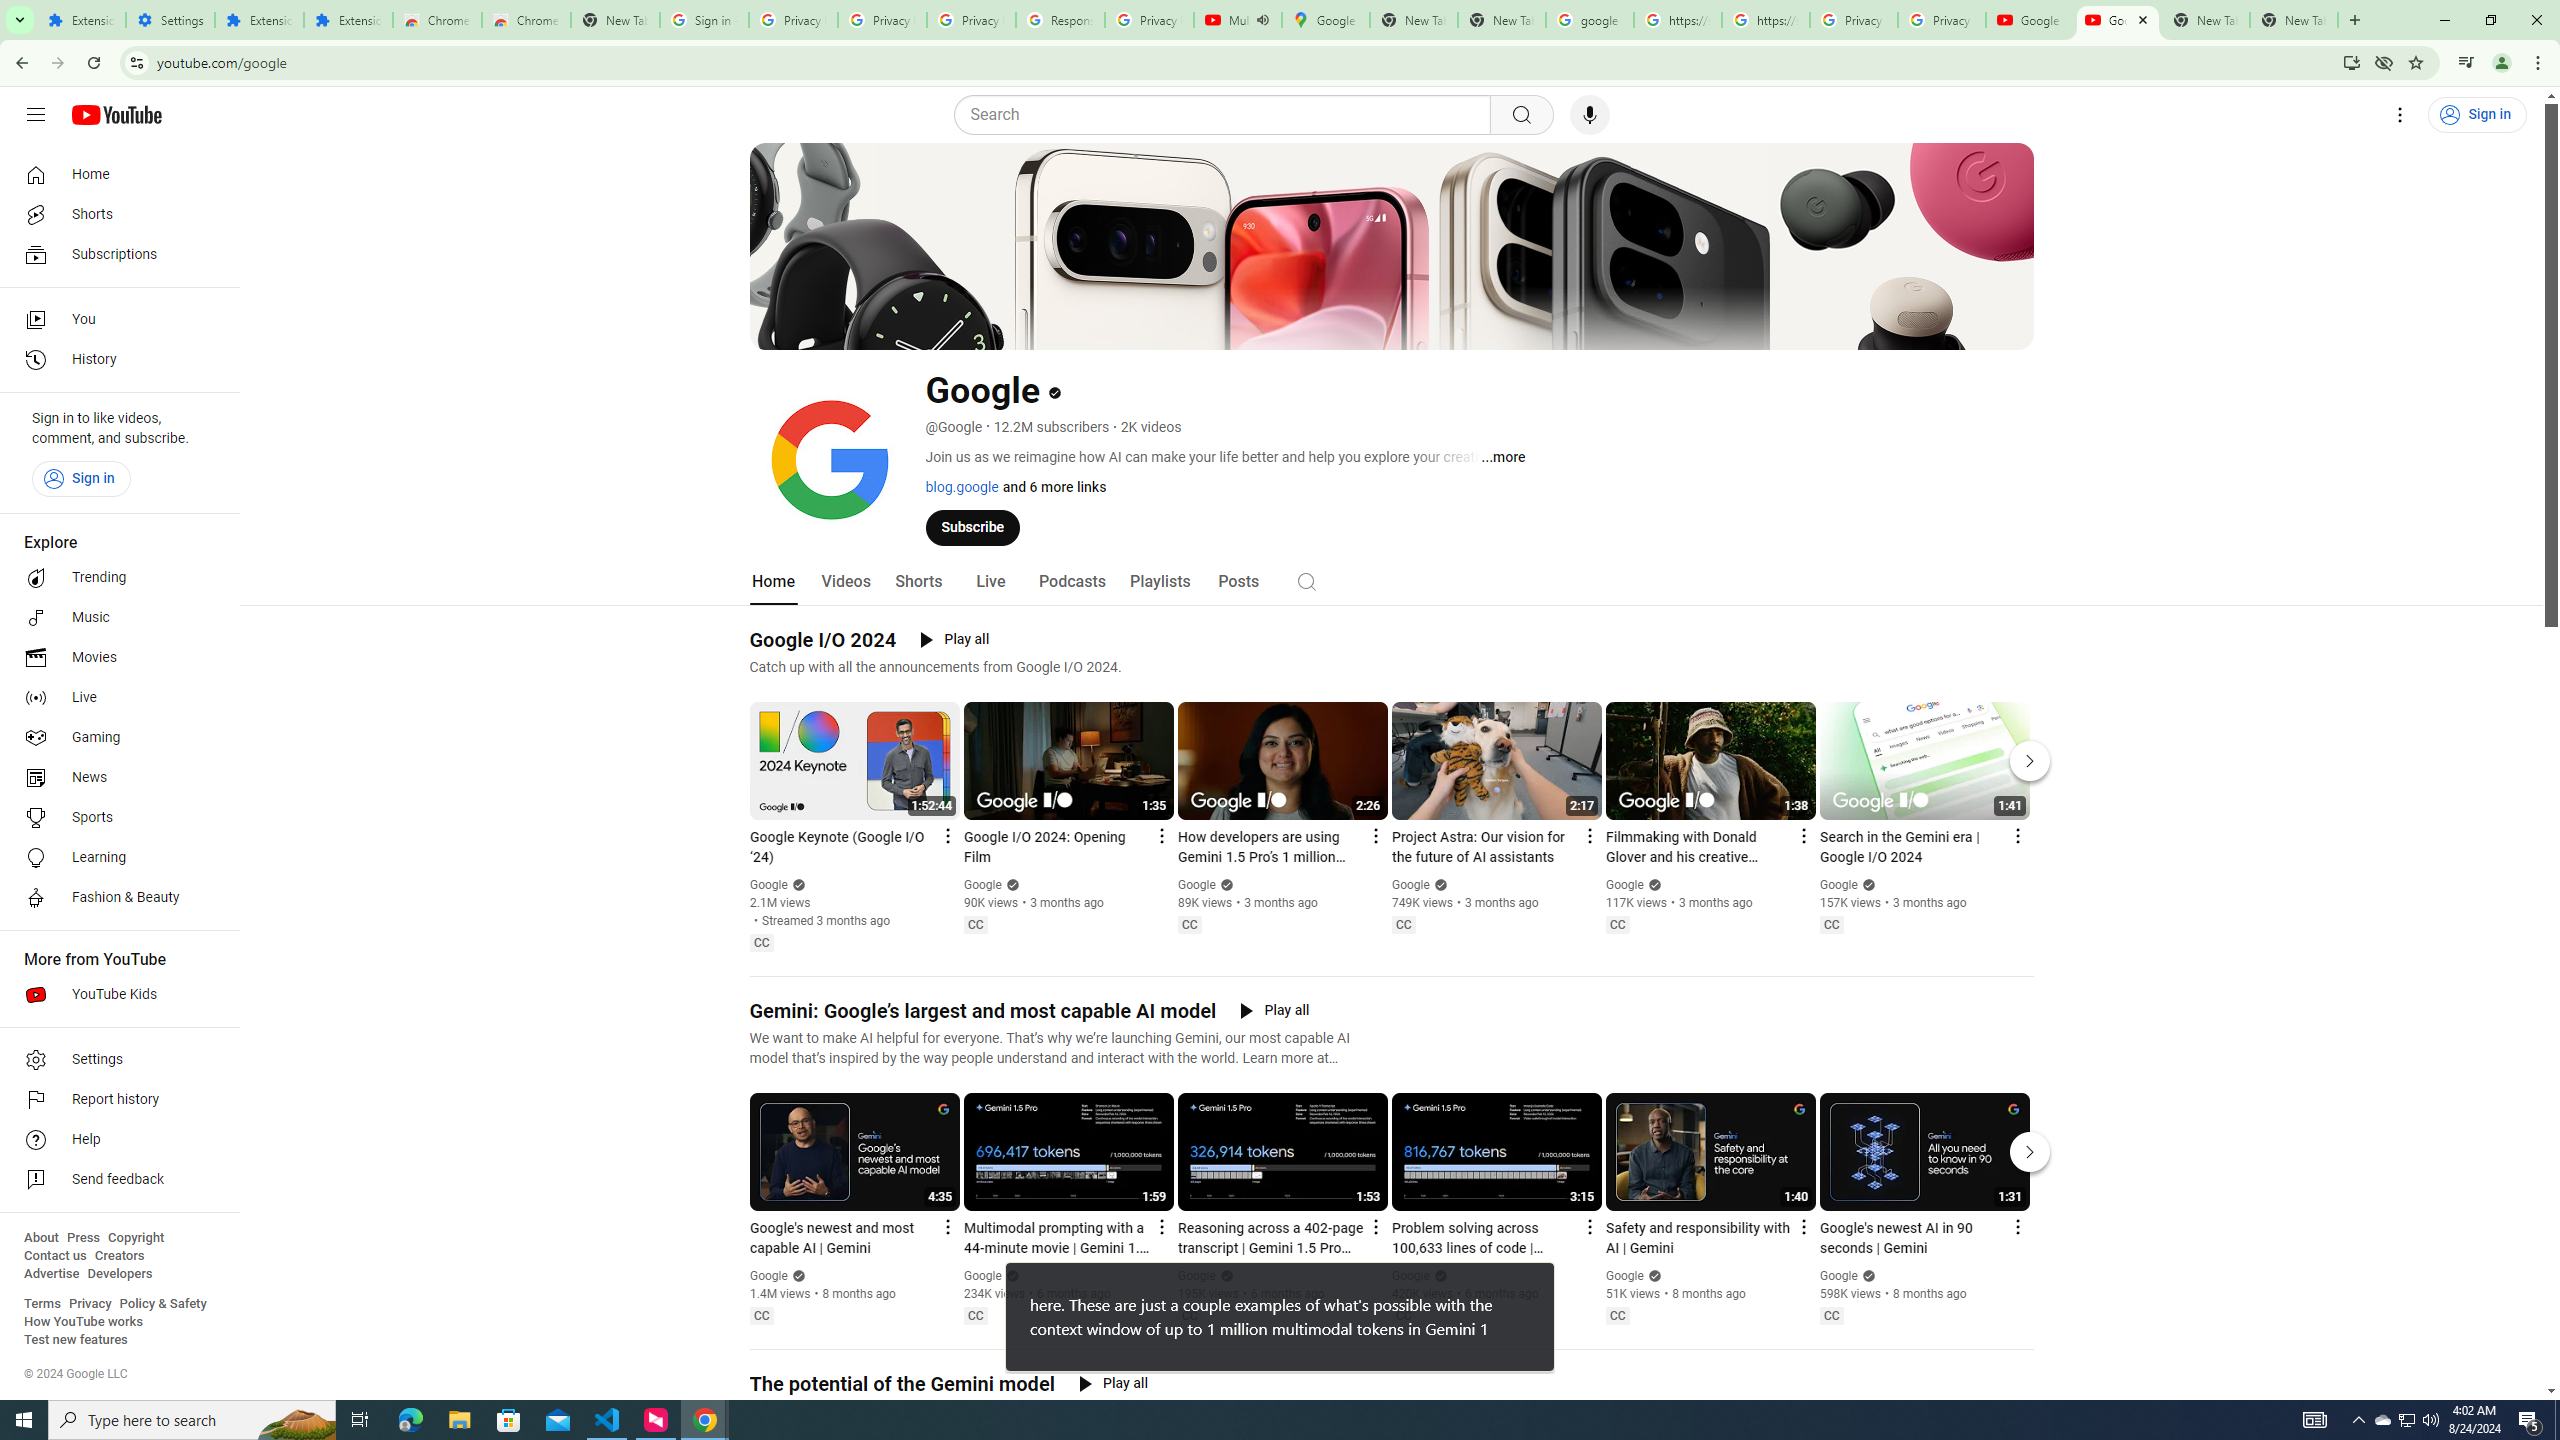  I want to click on 'Subscriptions', so click(113, 253).